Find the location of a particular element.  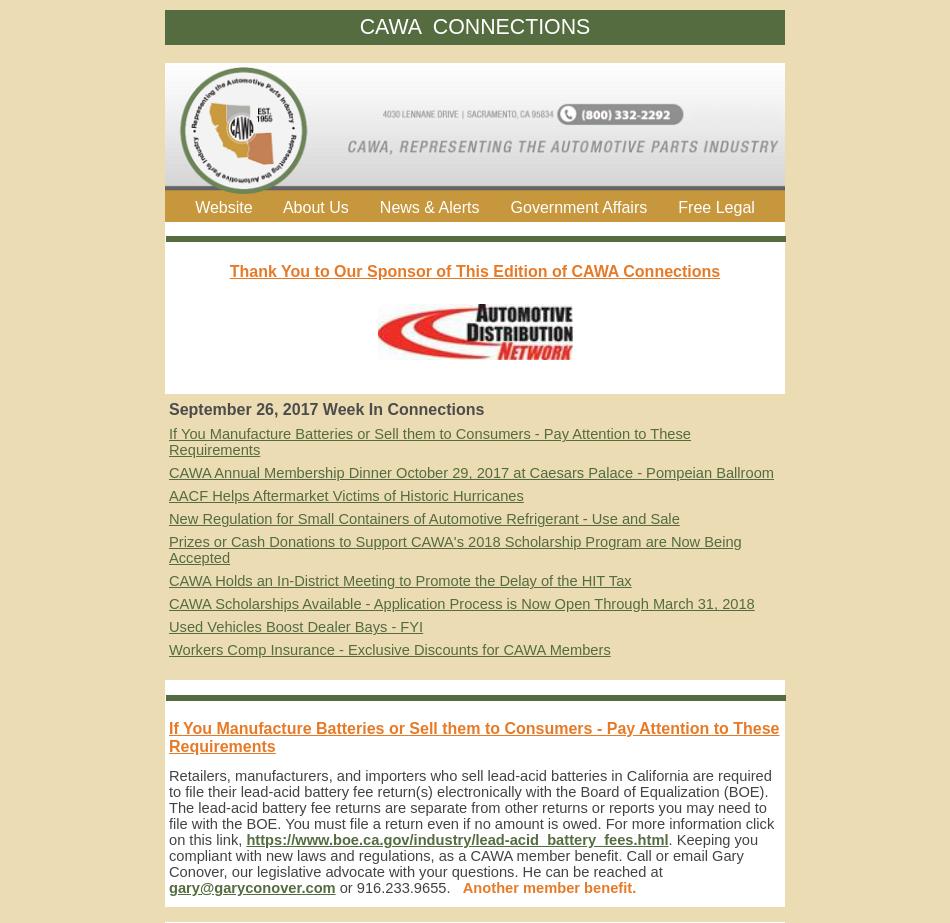

'New Regulation for Small Containers of Automotive Refrigerant - Use and Sale' is located at coordinates (422, 518).